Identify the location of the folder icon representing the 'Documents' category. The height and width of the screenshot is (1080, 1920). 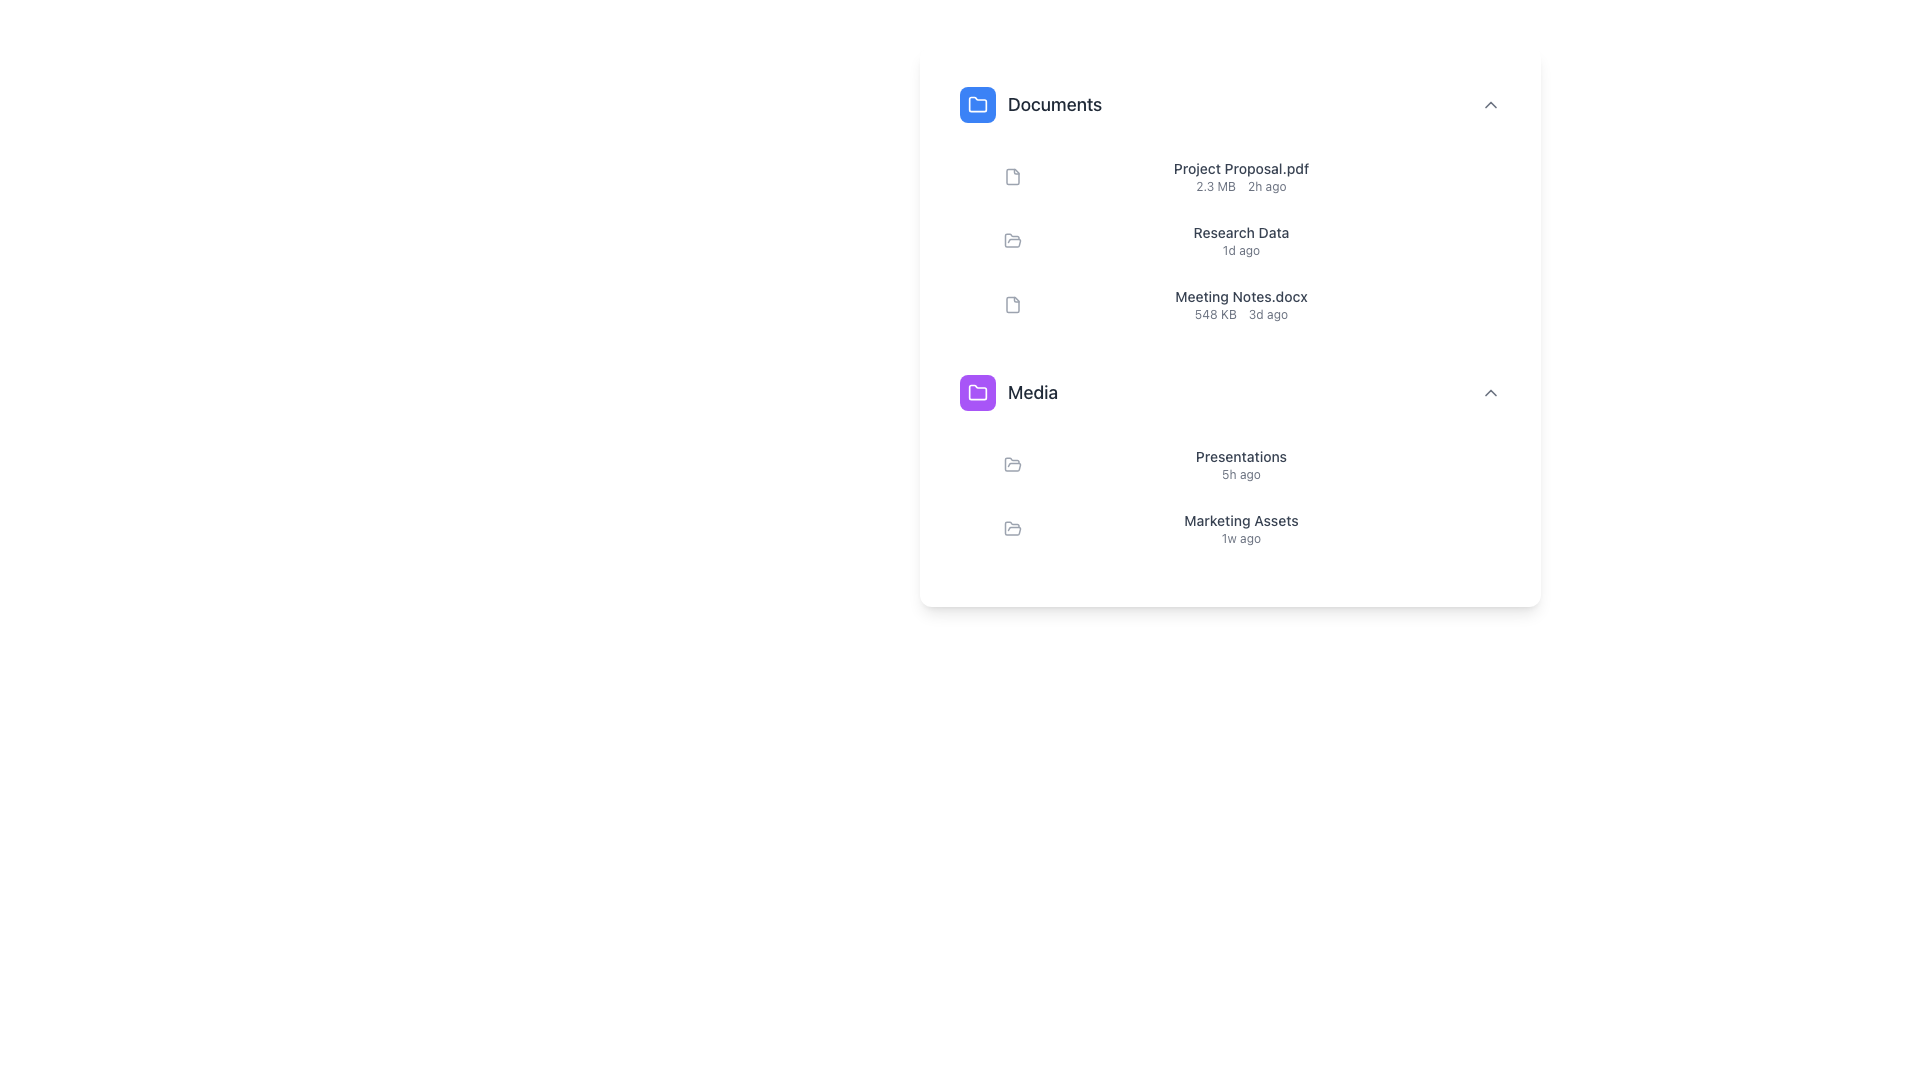
(978, 104).